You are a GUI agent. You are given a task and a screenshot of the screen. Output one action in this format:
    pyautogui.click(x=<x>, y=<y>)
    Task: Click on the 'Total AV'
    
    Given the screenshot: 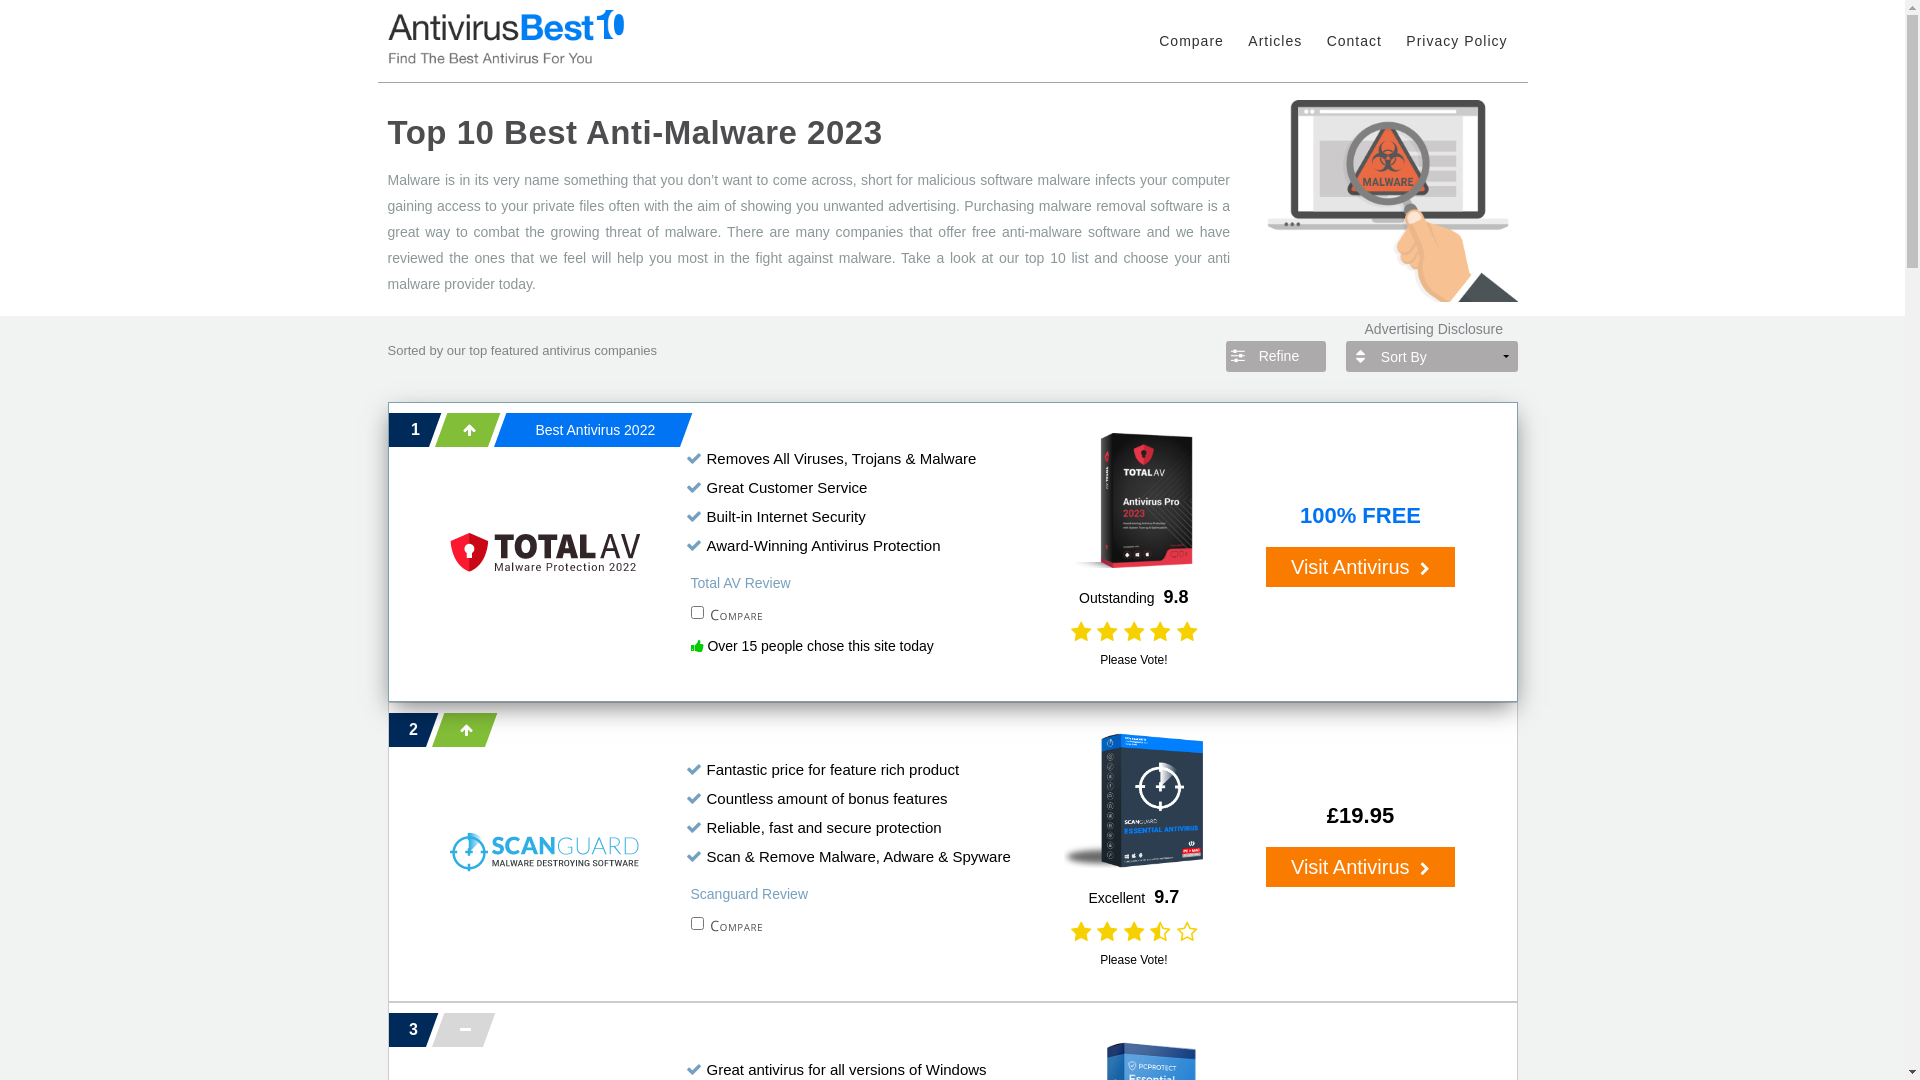 What is the action you would take?
    pyautogui.click(x=449, y=551)
    